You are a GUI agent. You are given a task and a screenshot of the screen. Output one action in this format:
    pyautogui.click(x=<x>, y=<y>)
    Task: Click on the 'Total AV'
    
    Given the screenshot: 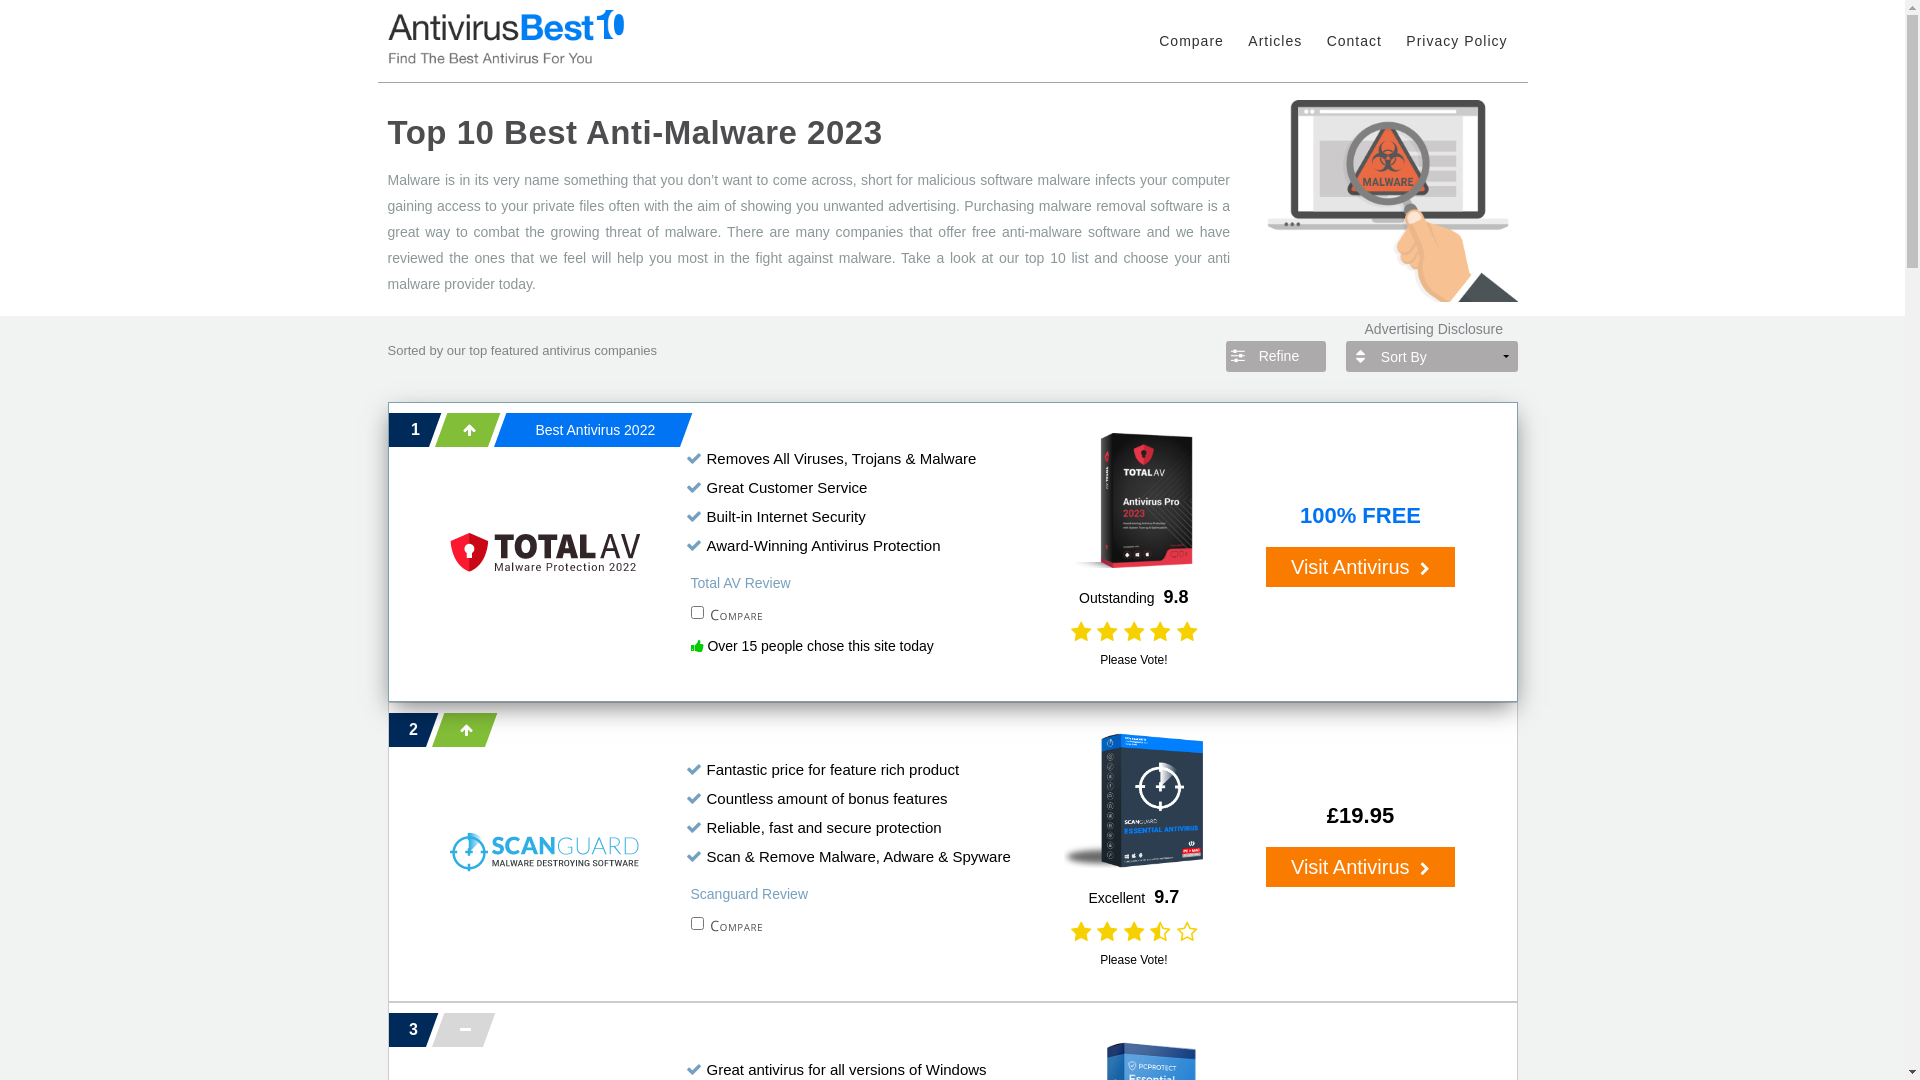 What is the action you would take?
    pyautogui.click(x=449, y=551)
    